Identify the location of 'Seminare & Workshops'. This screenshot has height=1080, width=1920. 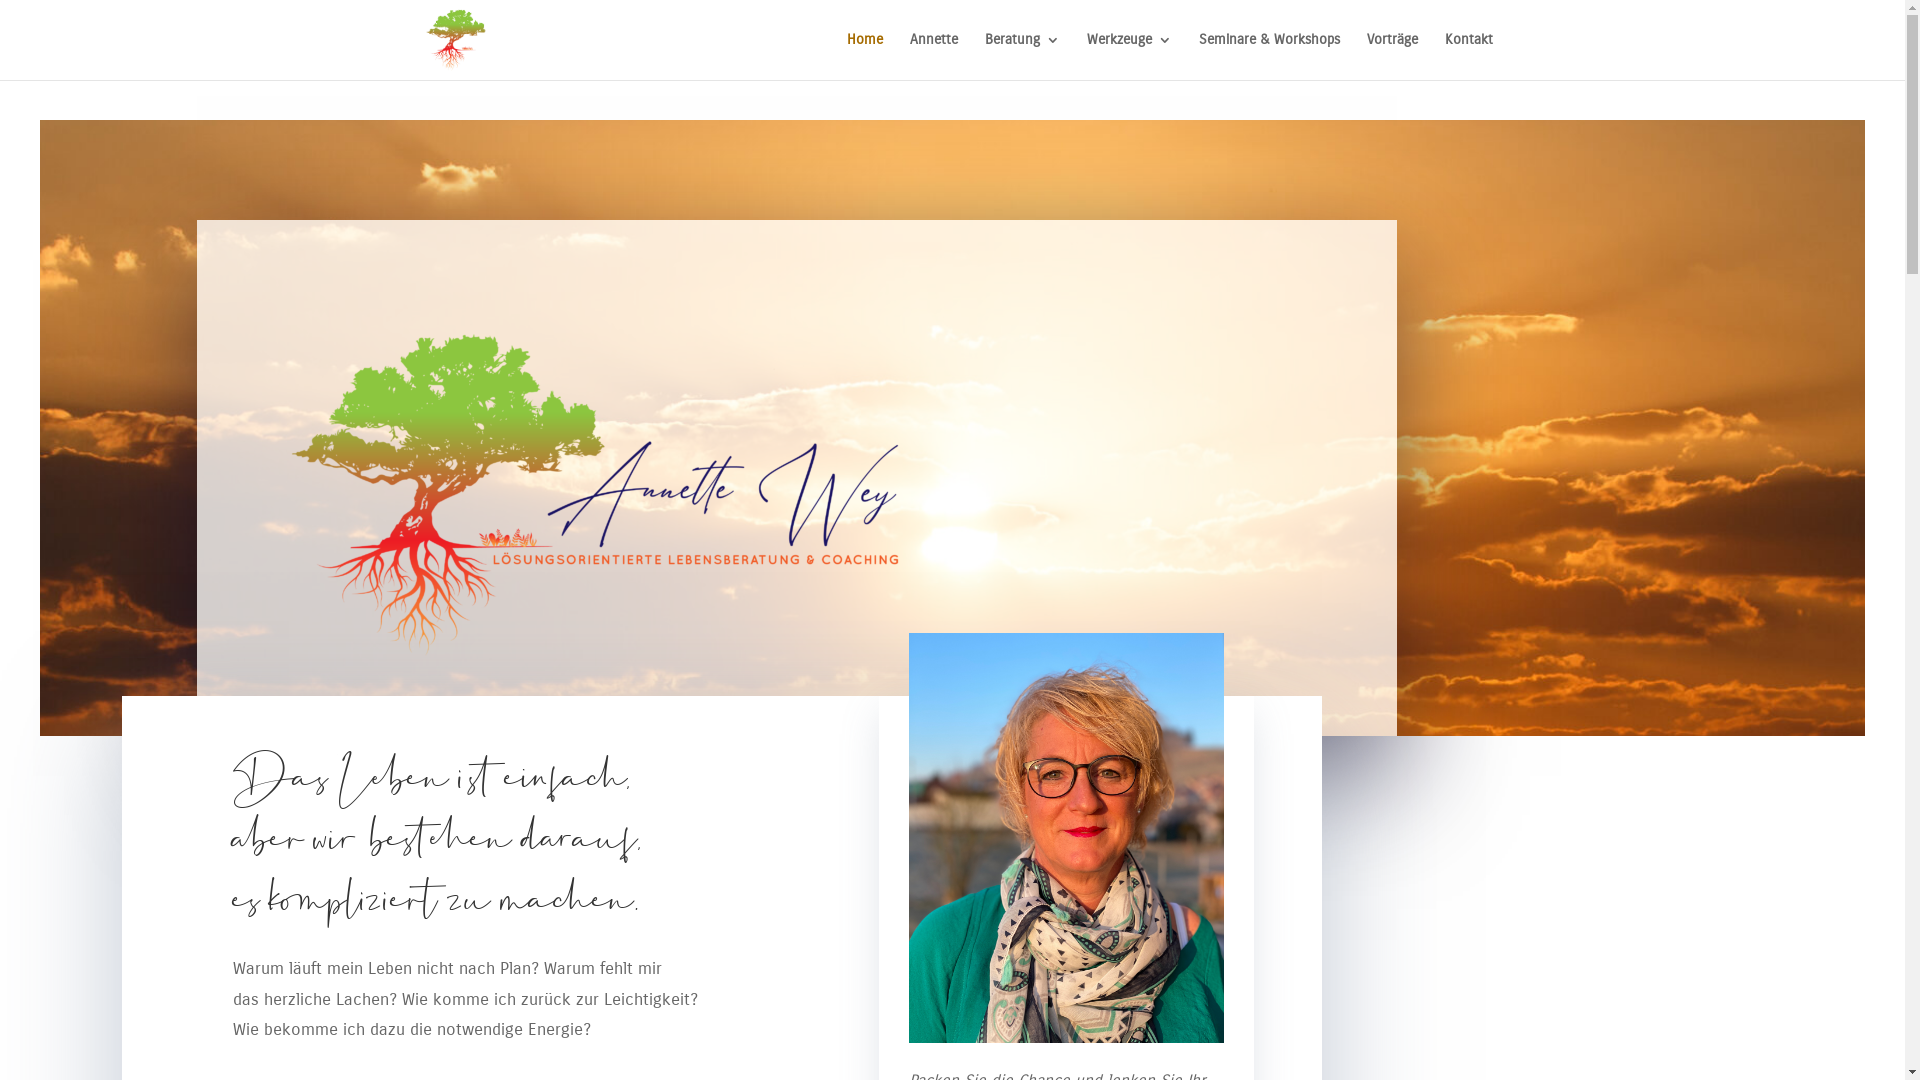
(1267, 55).